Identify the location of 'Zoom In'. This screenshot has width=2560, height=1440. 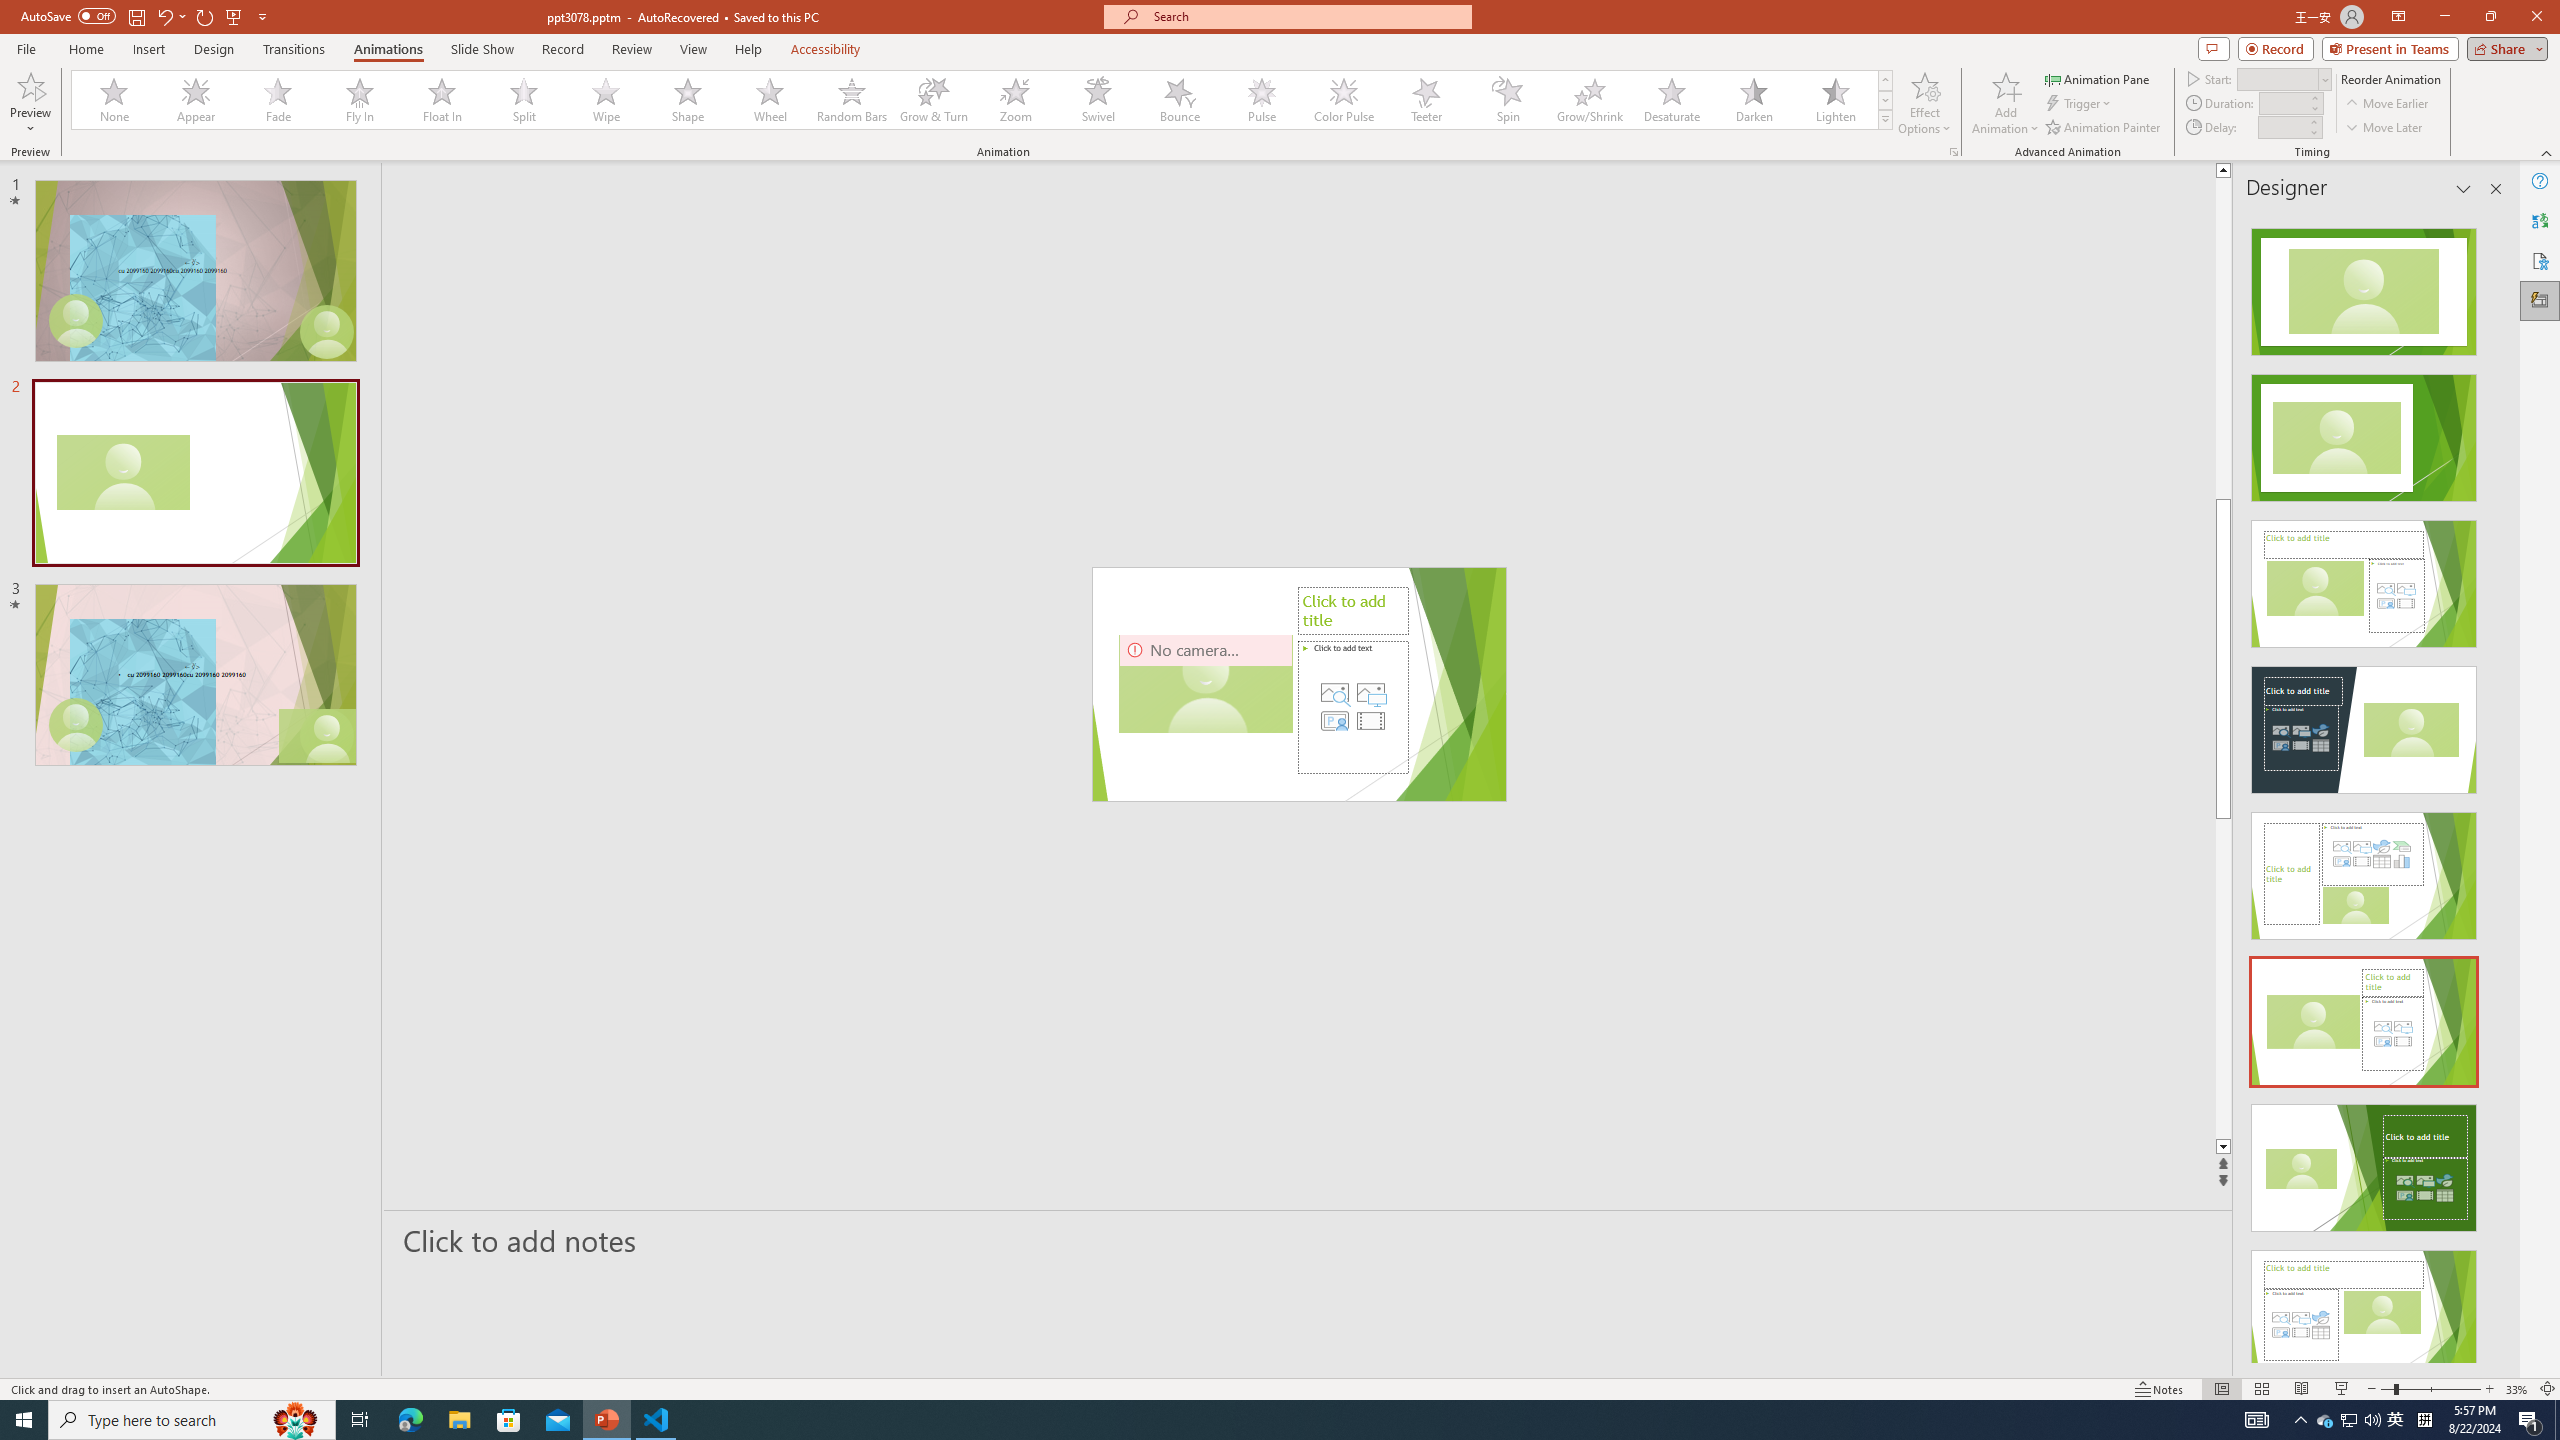
(2488, 1389).